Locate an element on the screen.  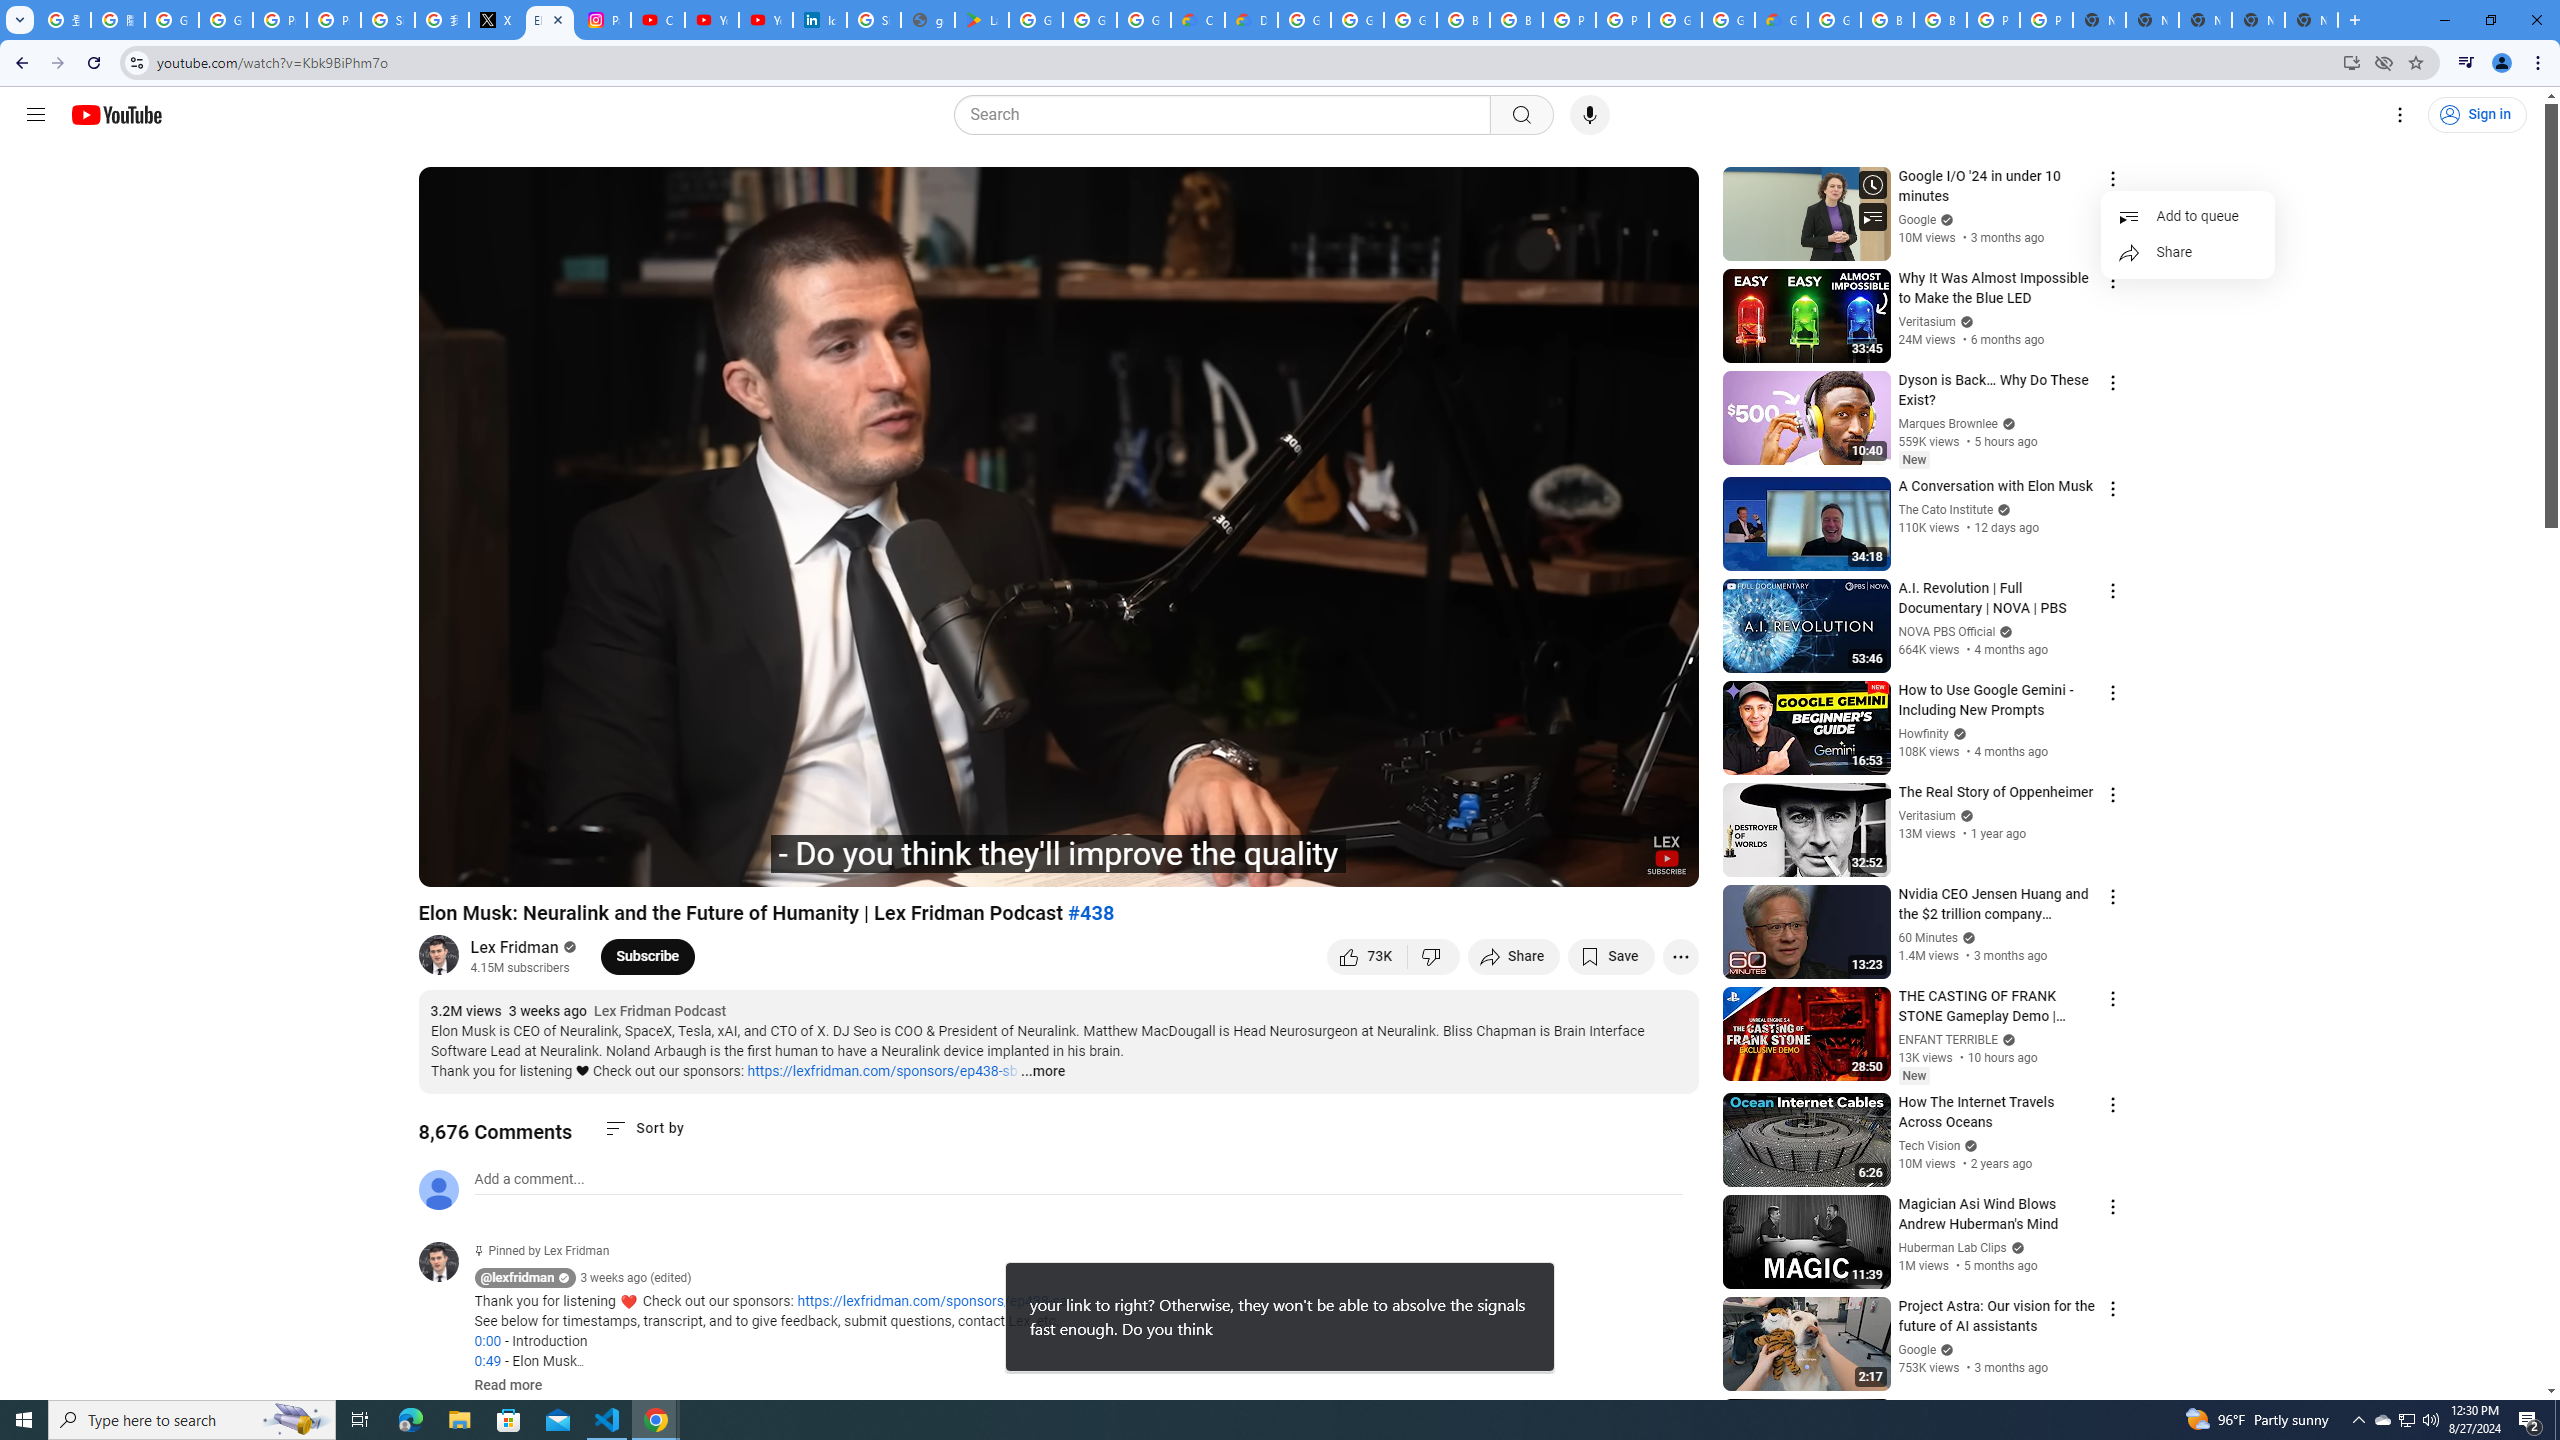
'Privacy Help Center - Policies Help' is located at coordinates (334, 19).